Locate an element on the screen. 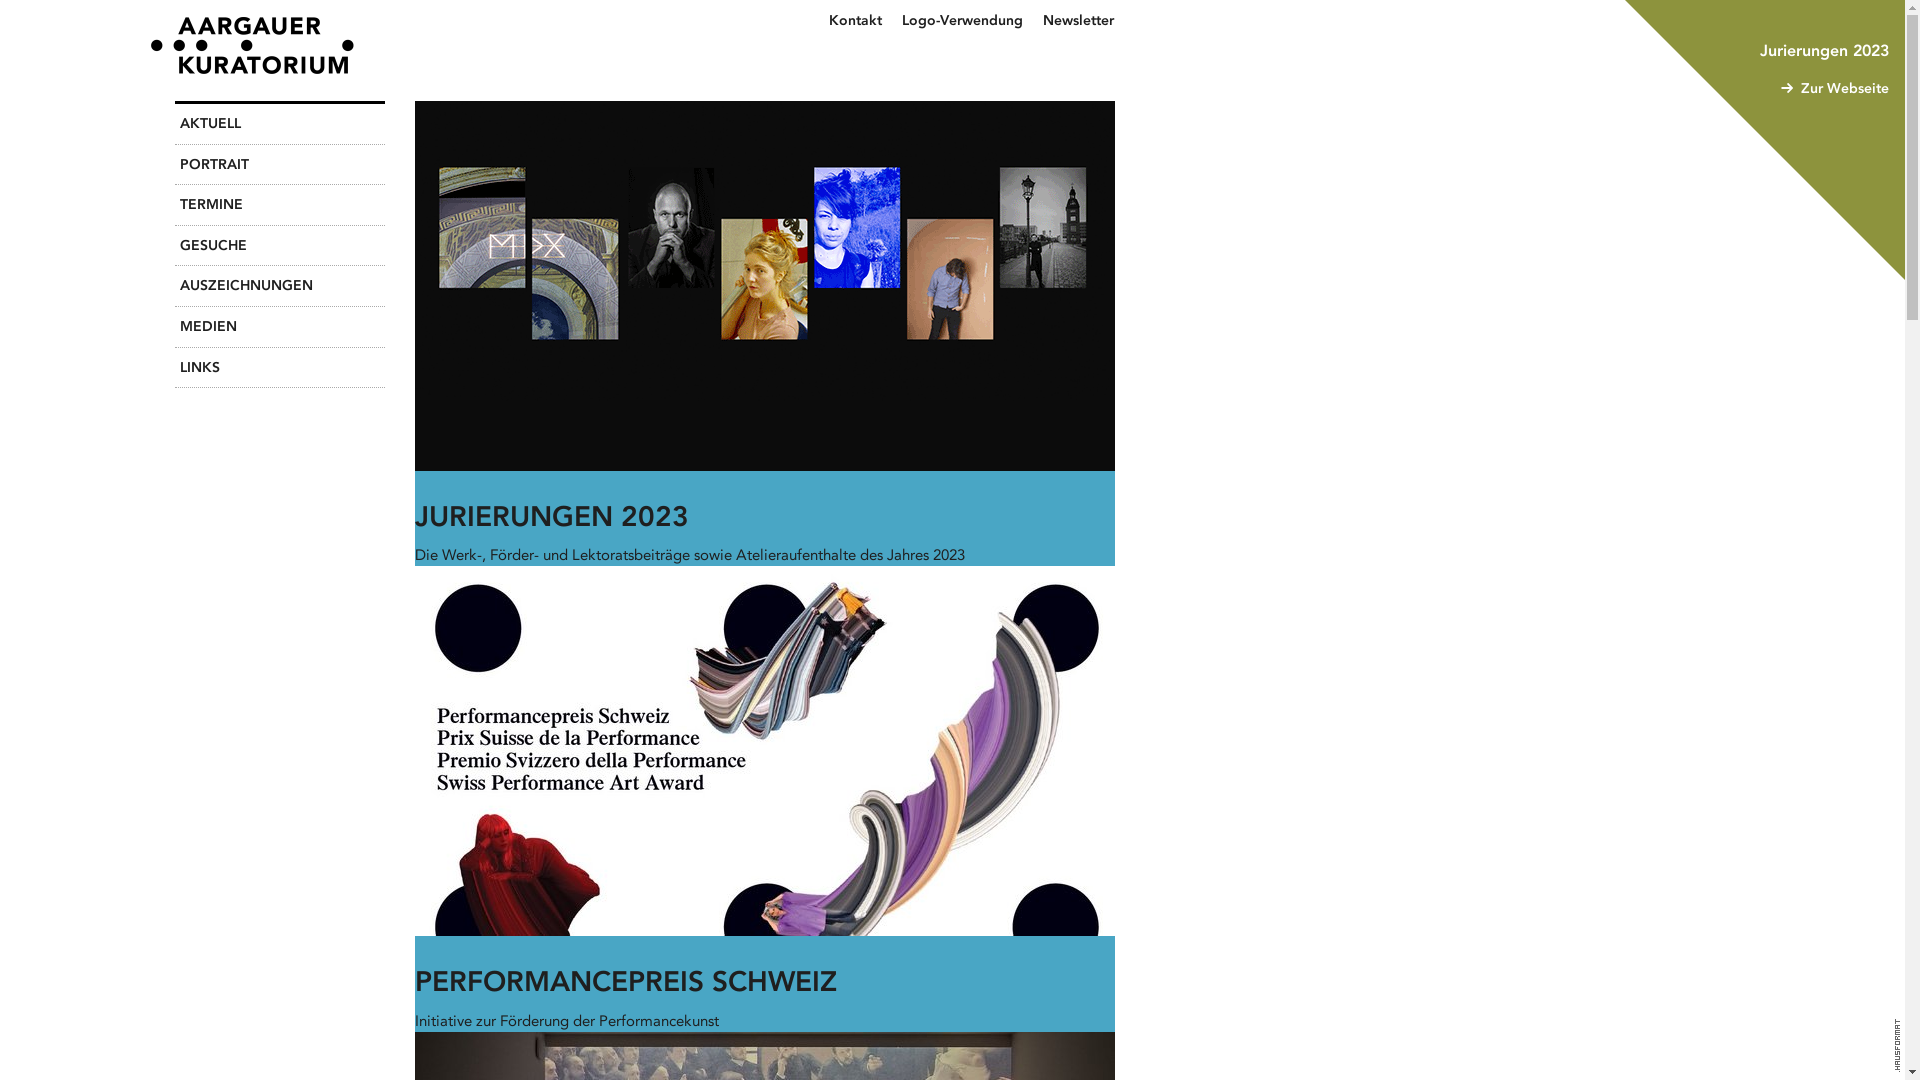 The height and width of the screenshot is (1080, 1920). 'TERMINE' is located at coordinates (278, 205).